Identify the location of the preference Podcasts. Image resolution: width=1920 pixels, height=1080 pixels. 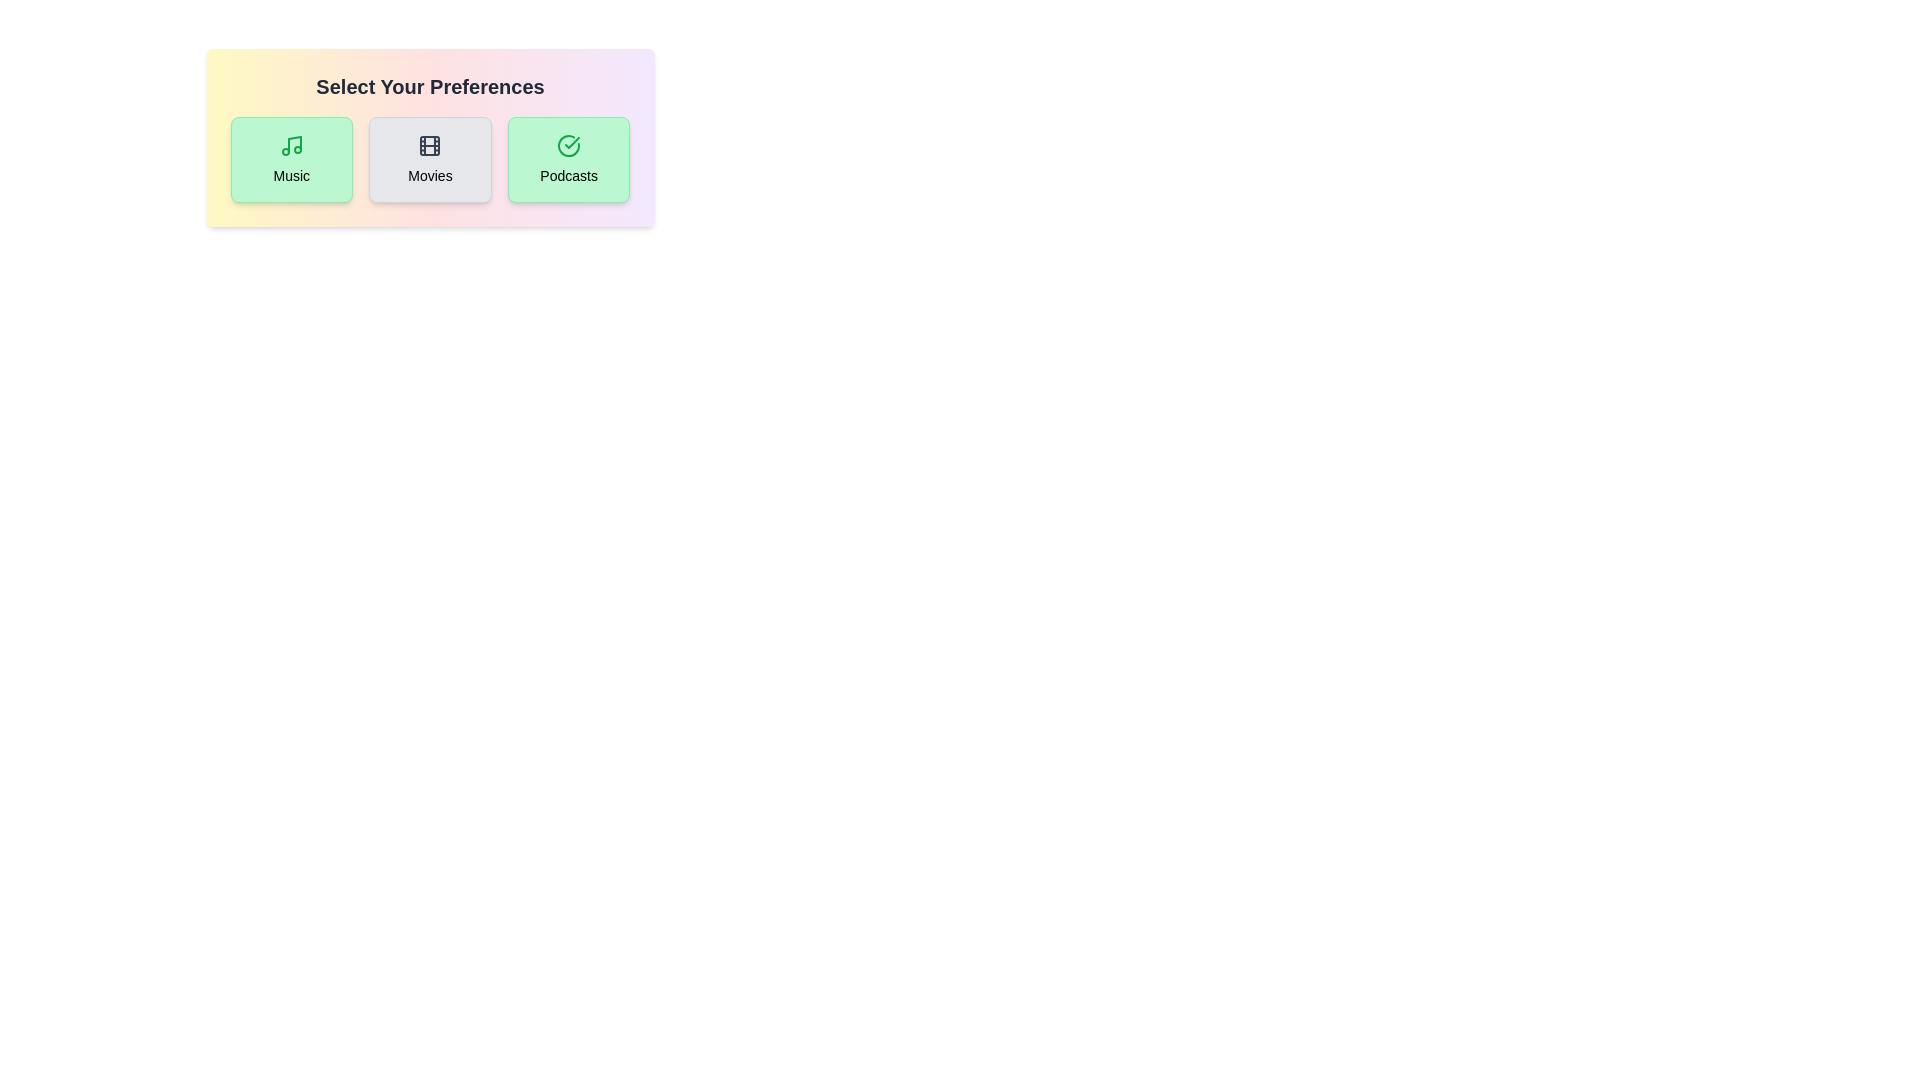
(568, 158).